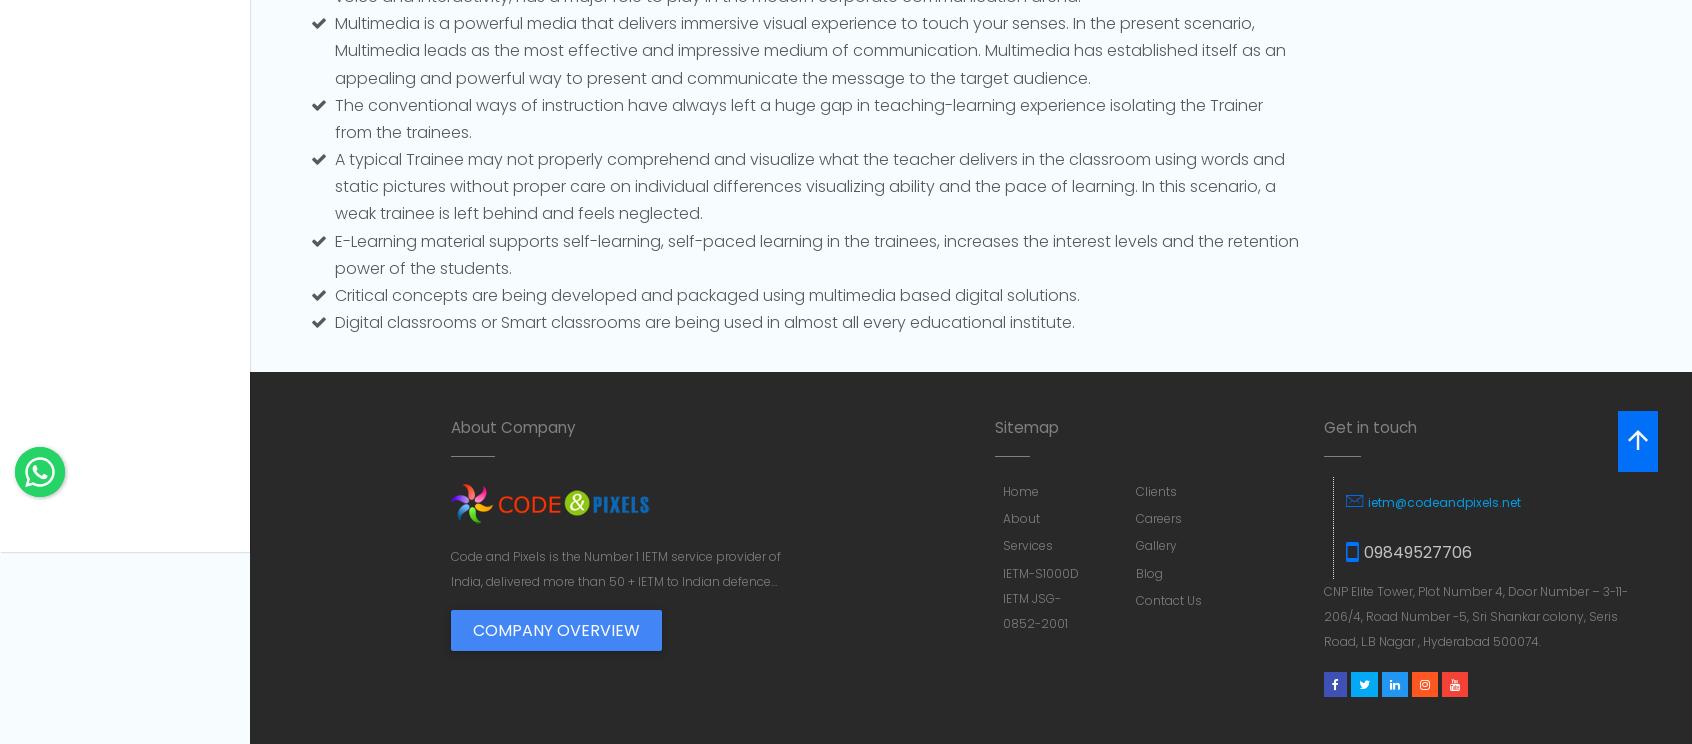 The image size is (1692, 744). I want to click on 'The conventional ways of instruction have always left a huge gap in teaching-learning experience isolating the Trainer from the trainees.', so click(334, 116).